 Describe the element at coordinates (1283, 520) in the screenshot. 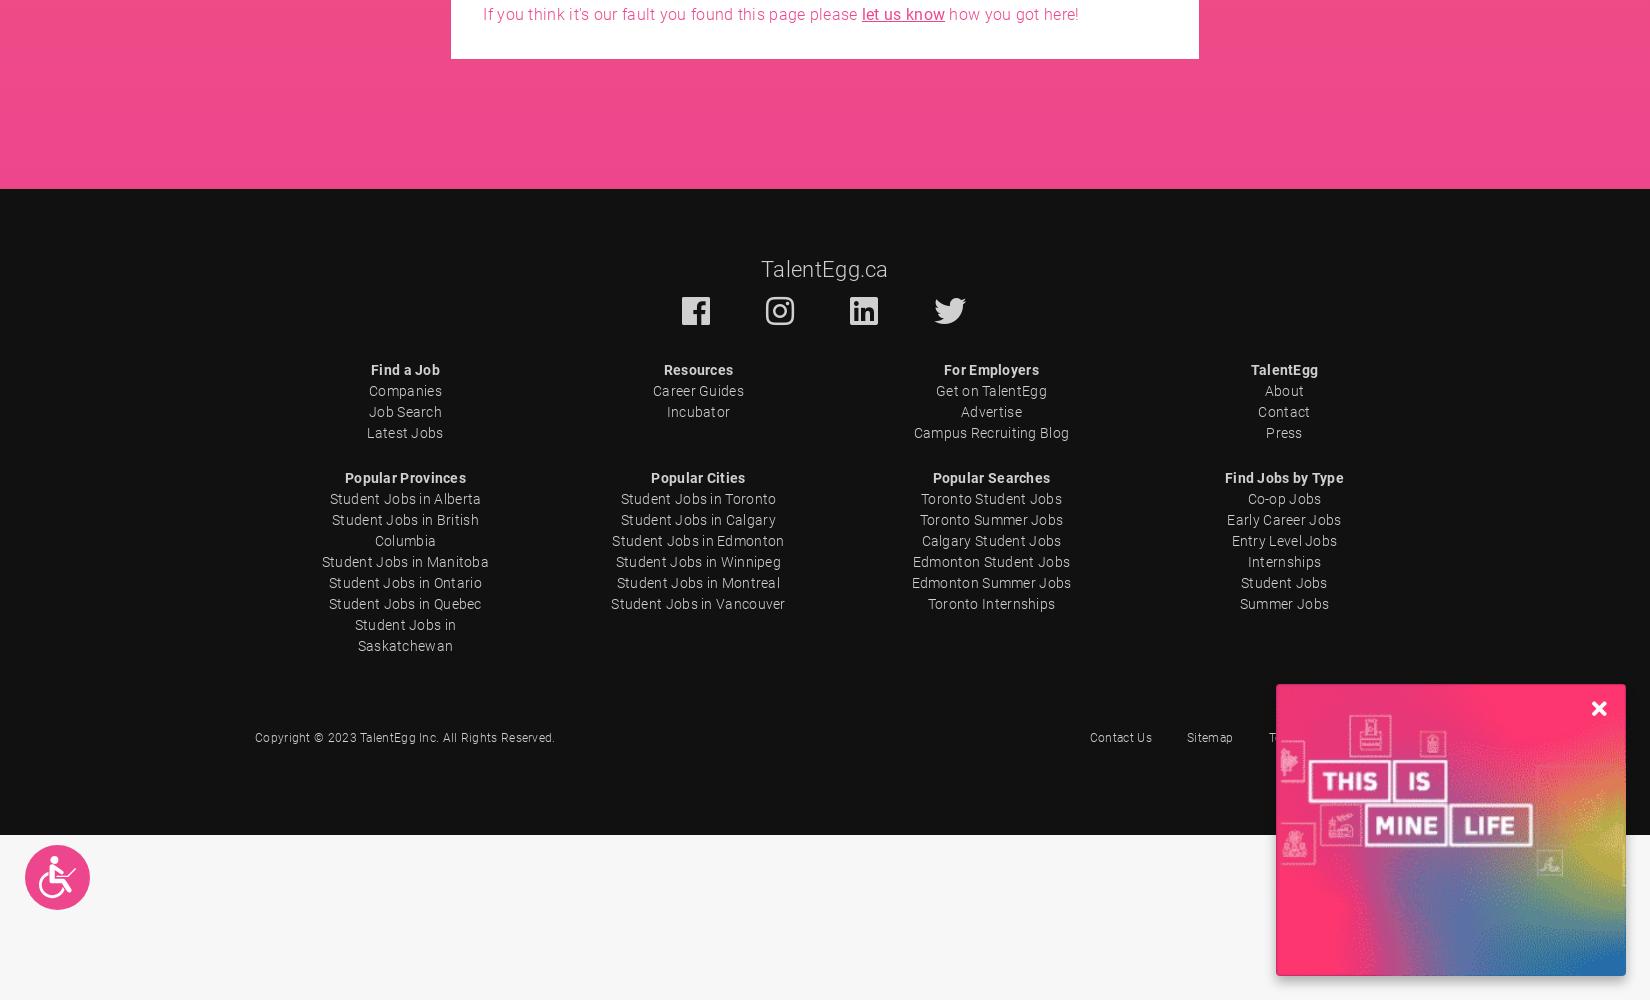

I see `'Early Career Jobs'` at that location.